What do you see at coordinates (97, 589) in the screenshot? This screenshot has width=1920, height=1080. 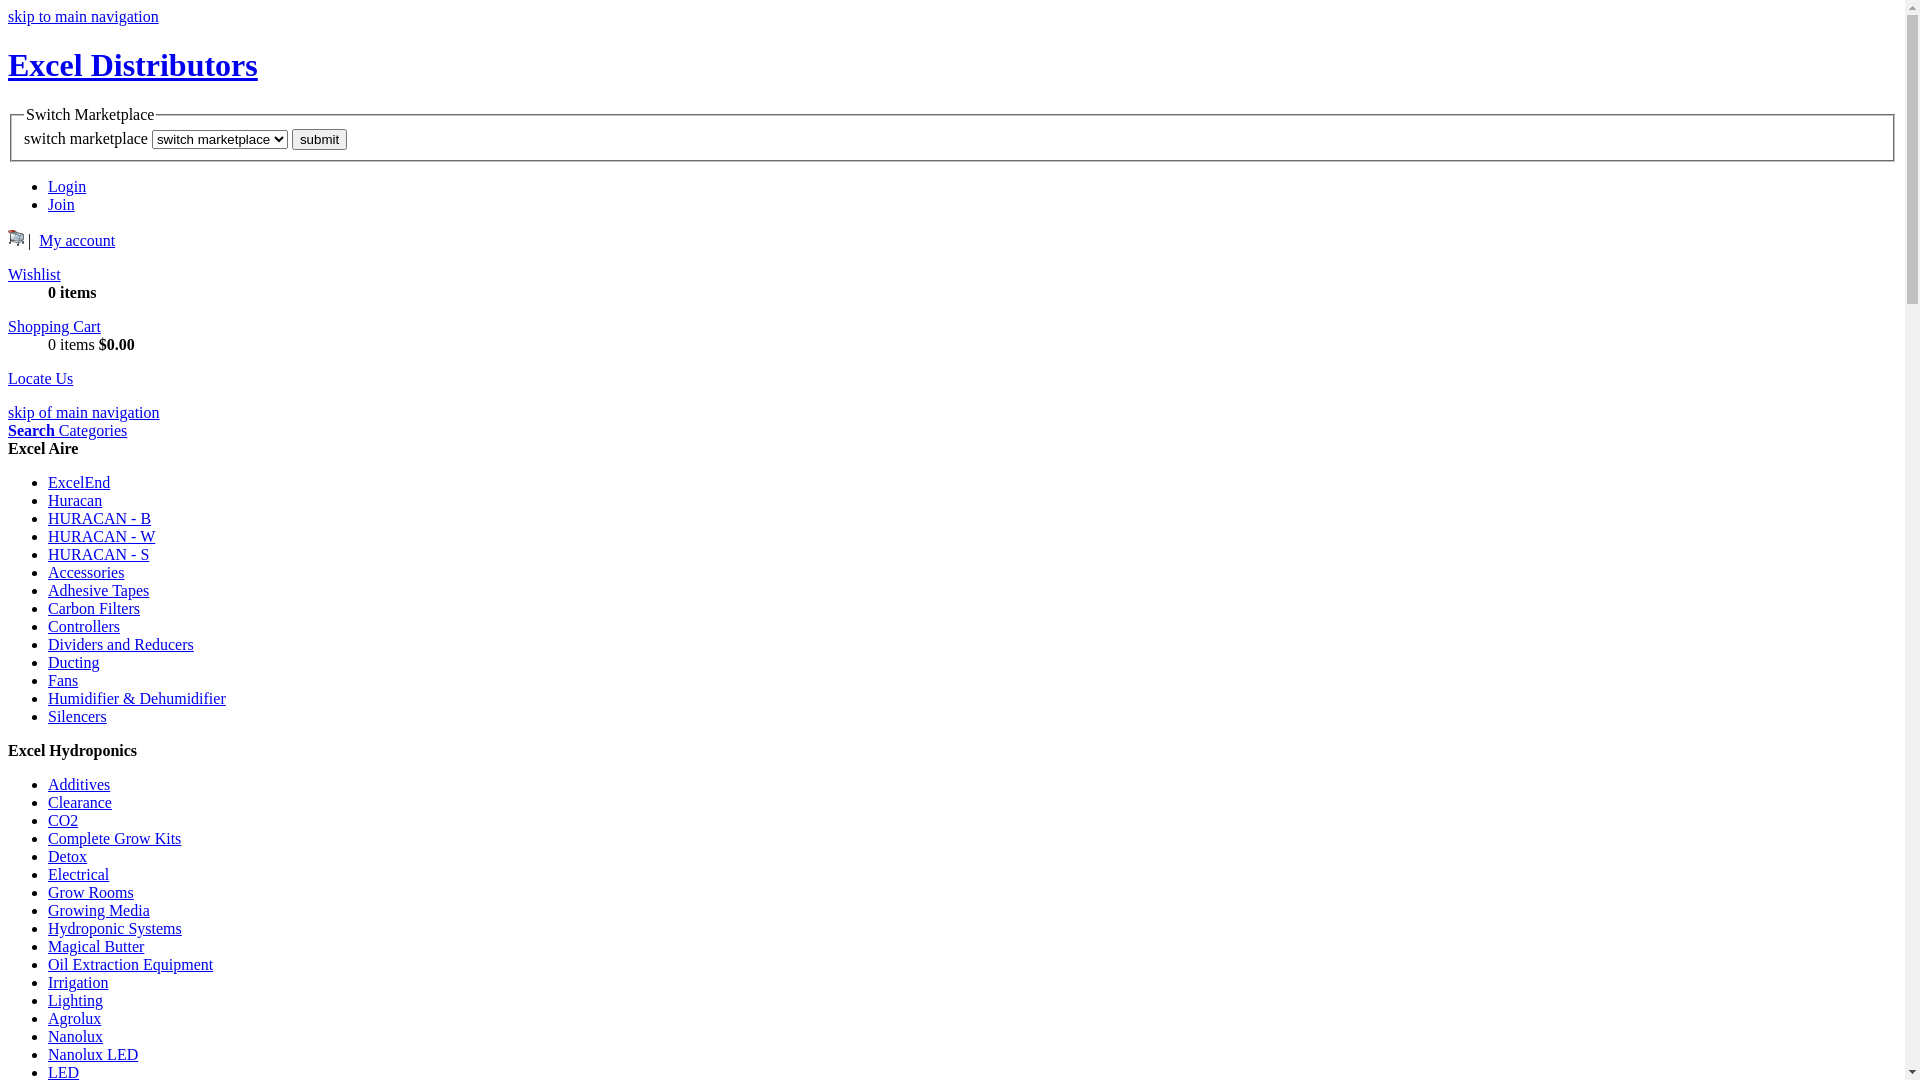 I see `'Adhesive Tapes'` at bounding box center [97, 589].